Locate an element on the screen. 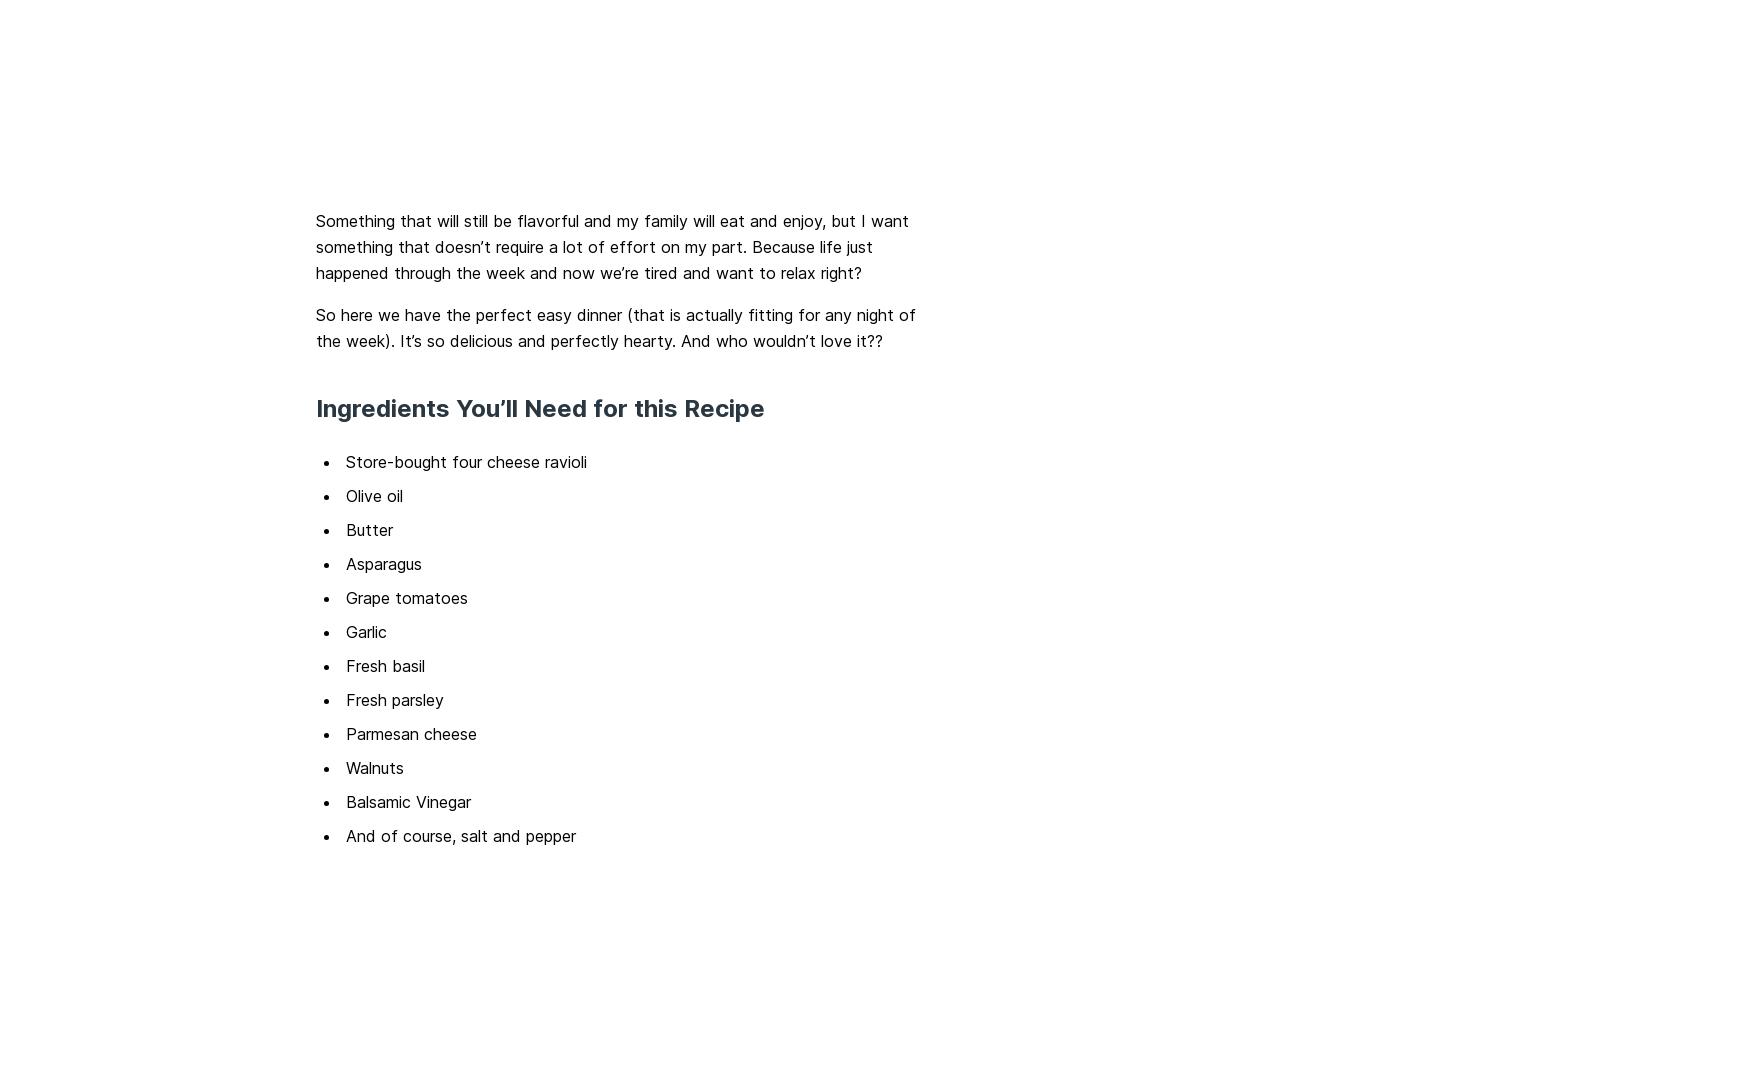 Image resolution: width=1751 pixels, height=1074 pixels. 'Parmesan cheese' is located at coordinates (411, 733).